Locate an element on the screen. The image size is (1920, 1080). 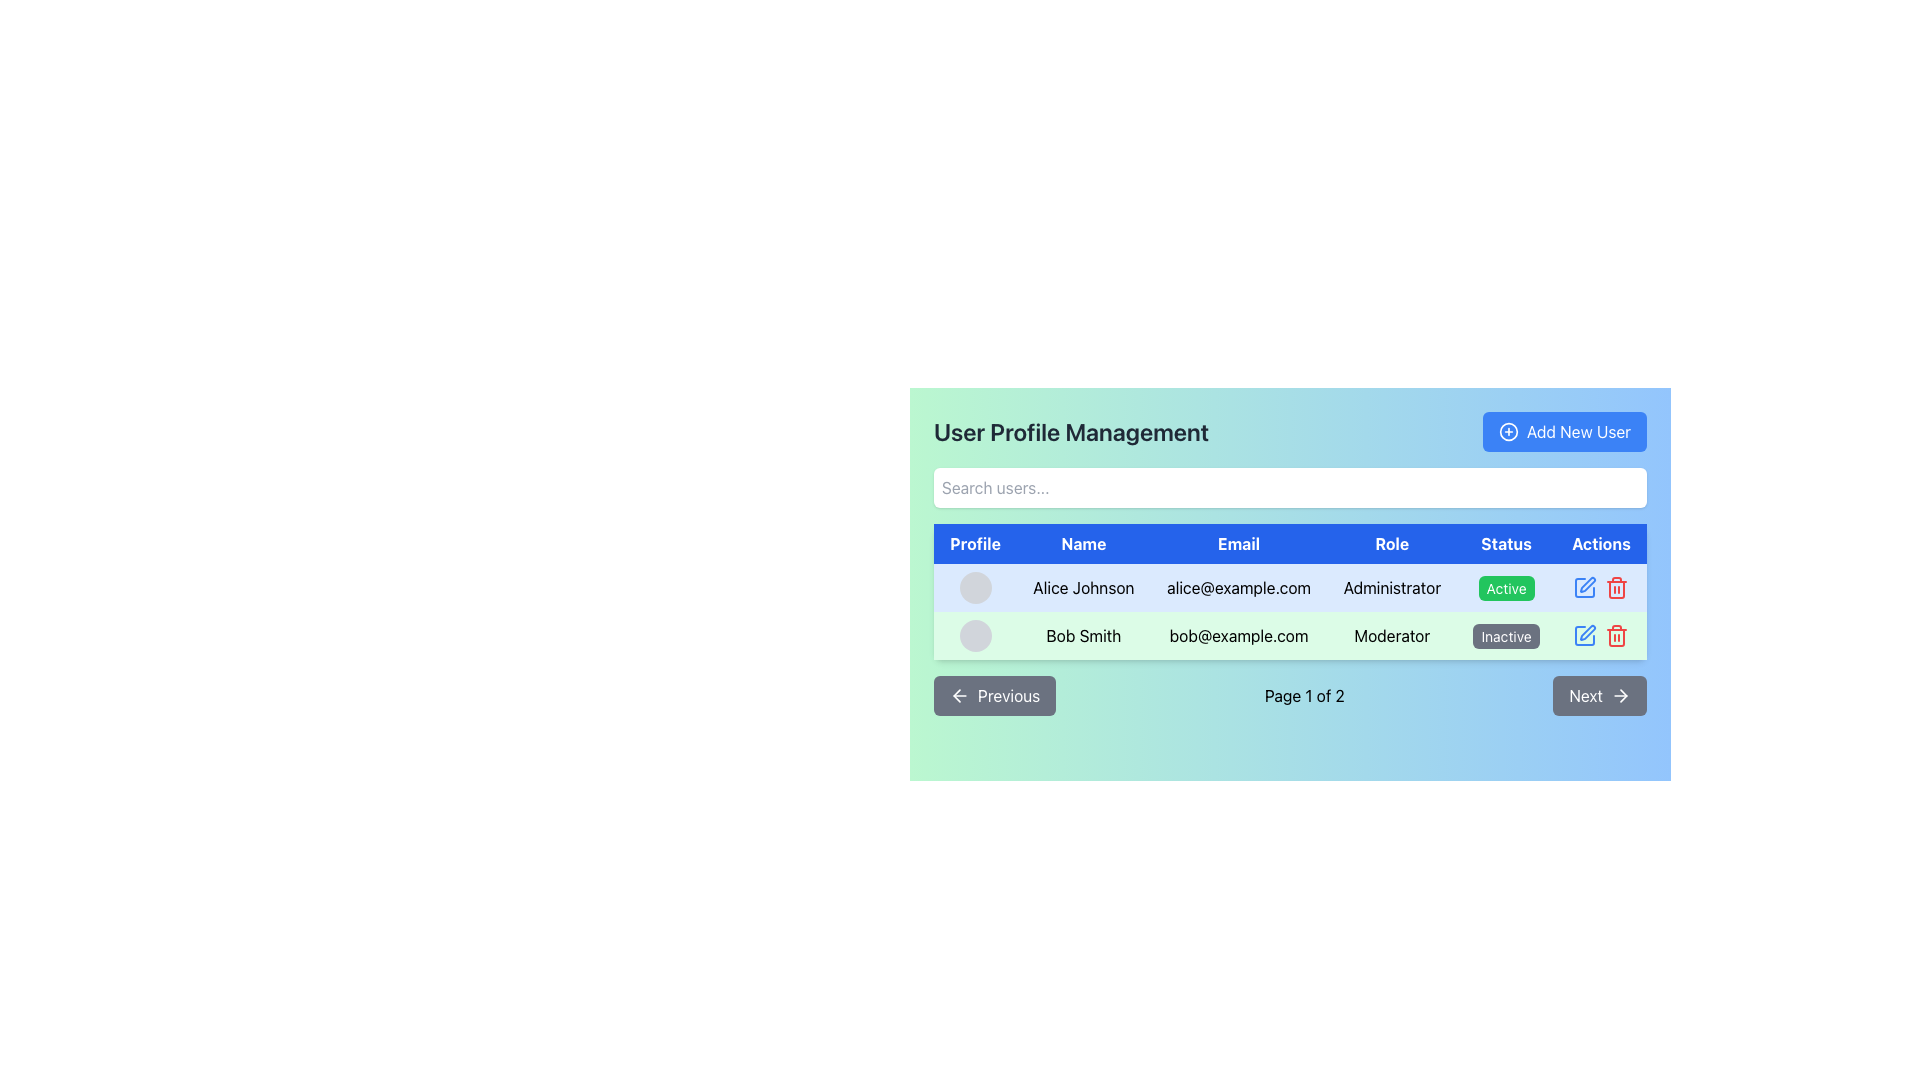
the edit icon represented by a pencil graphic in the Actions column of the user management table for the user Alice Johnson is located at coordinates (1584, 586).